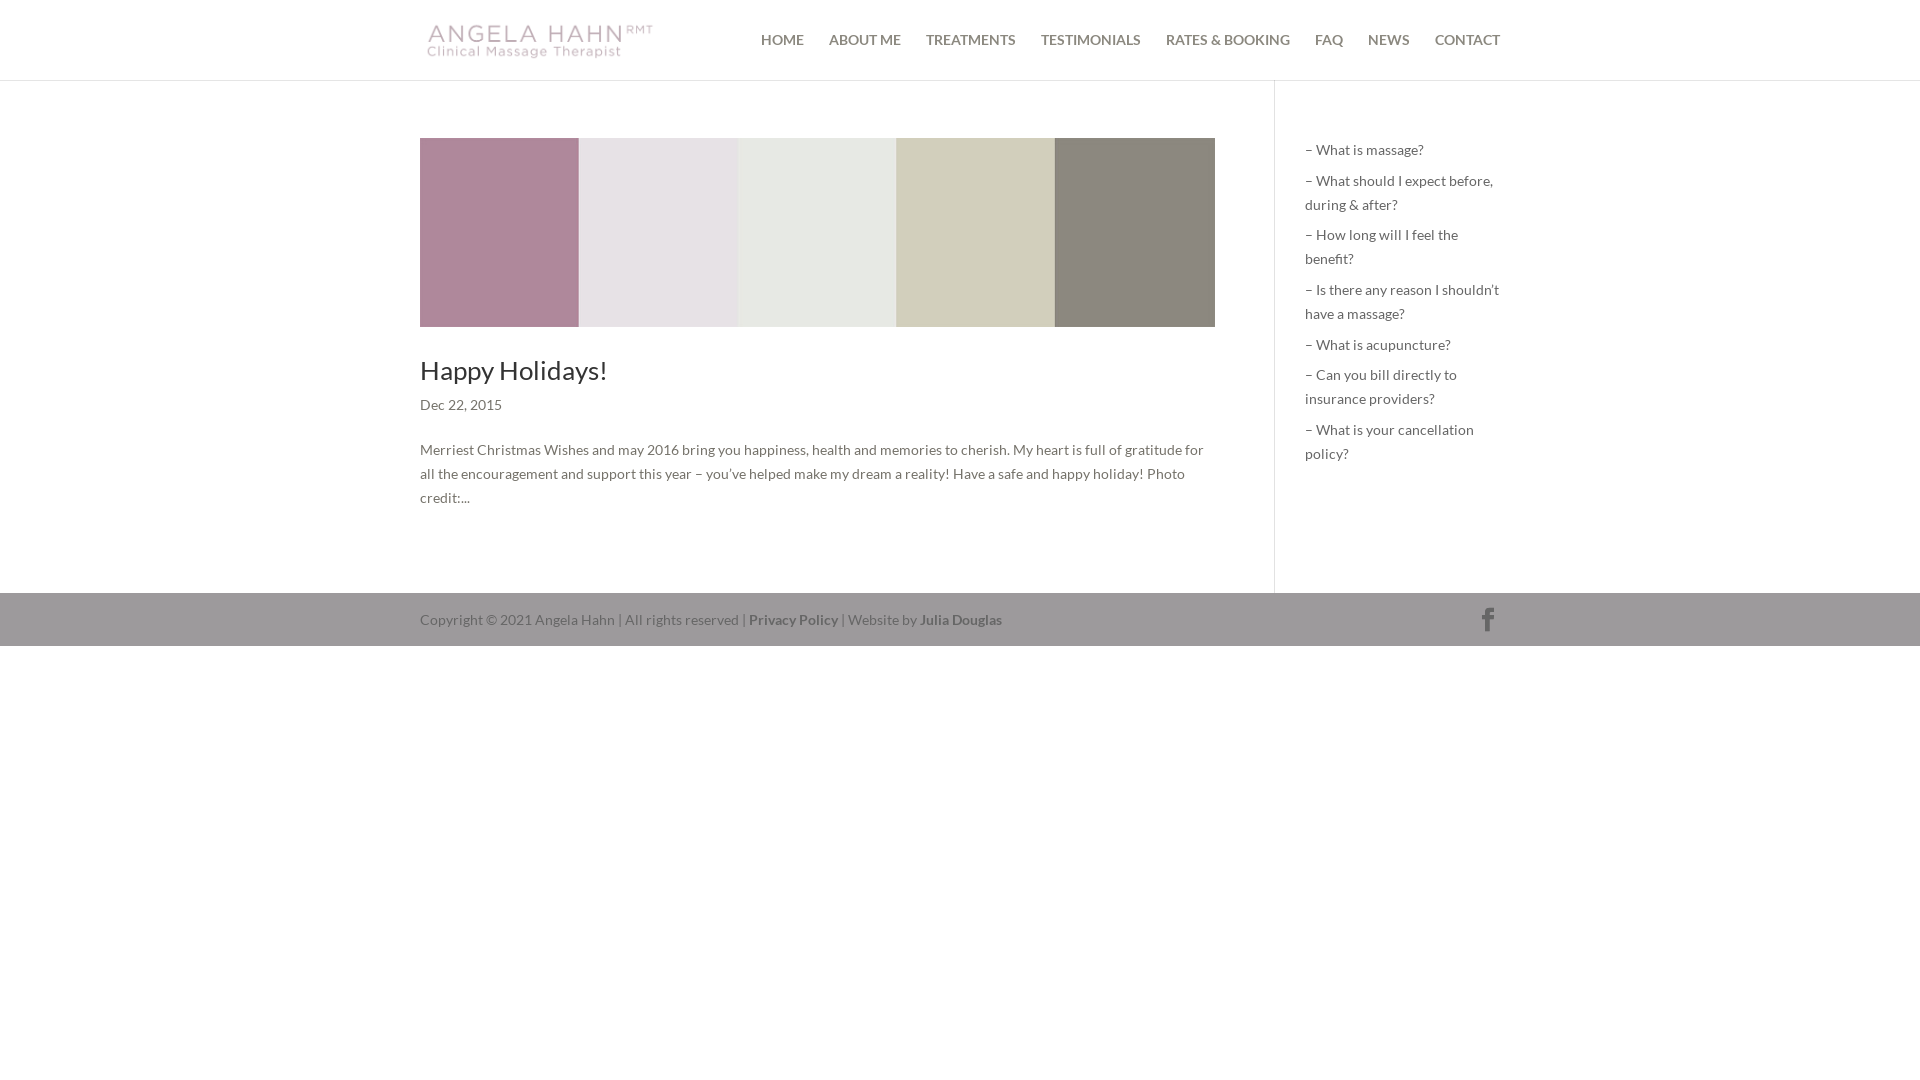 This screenshot has height=1080, width=1920. Describe the element at coordinates (1329, 55) in the screenshot. I see `'FAQ'` at that location.